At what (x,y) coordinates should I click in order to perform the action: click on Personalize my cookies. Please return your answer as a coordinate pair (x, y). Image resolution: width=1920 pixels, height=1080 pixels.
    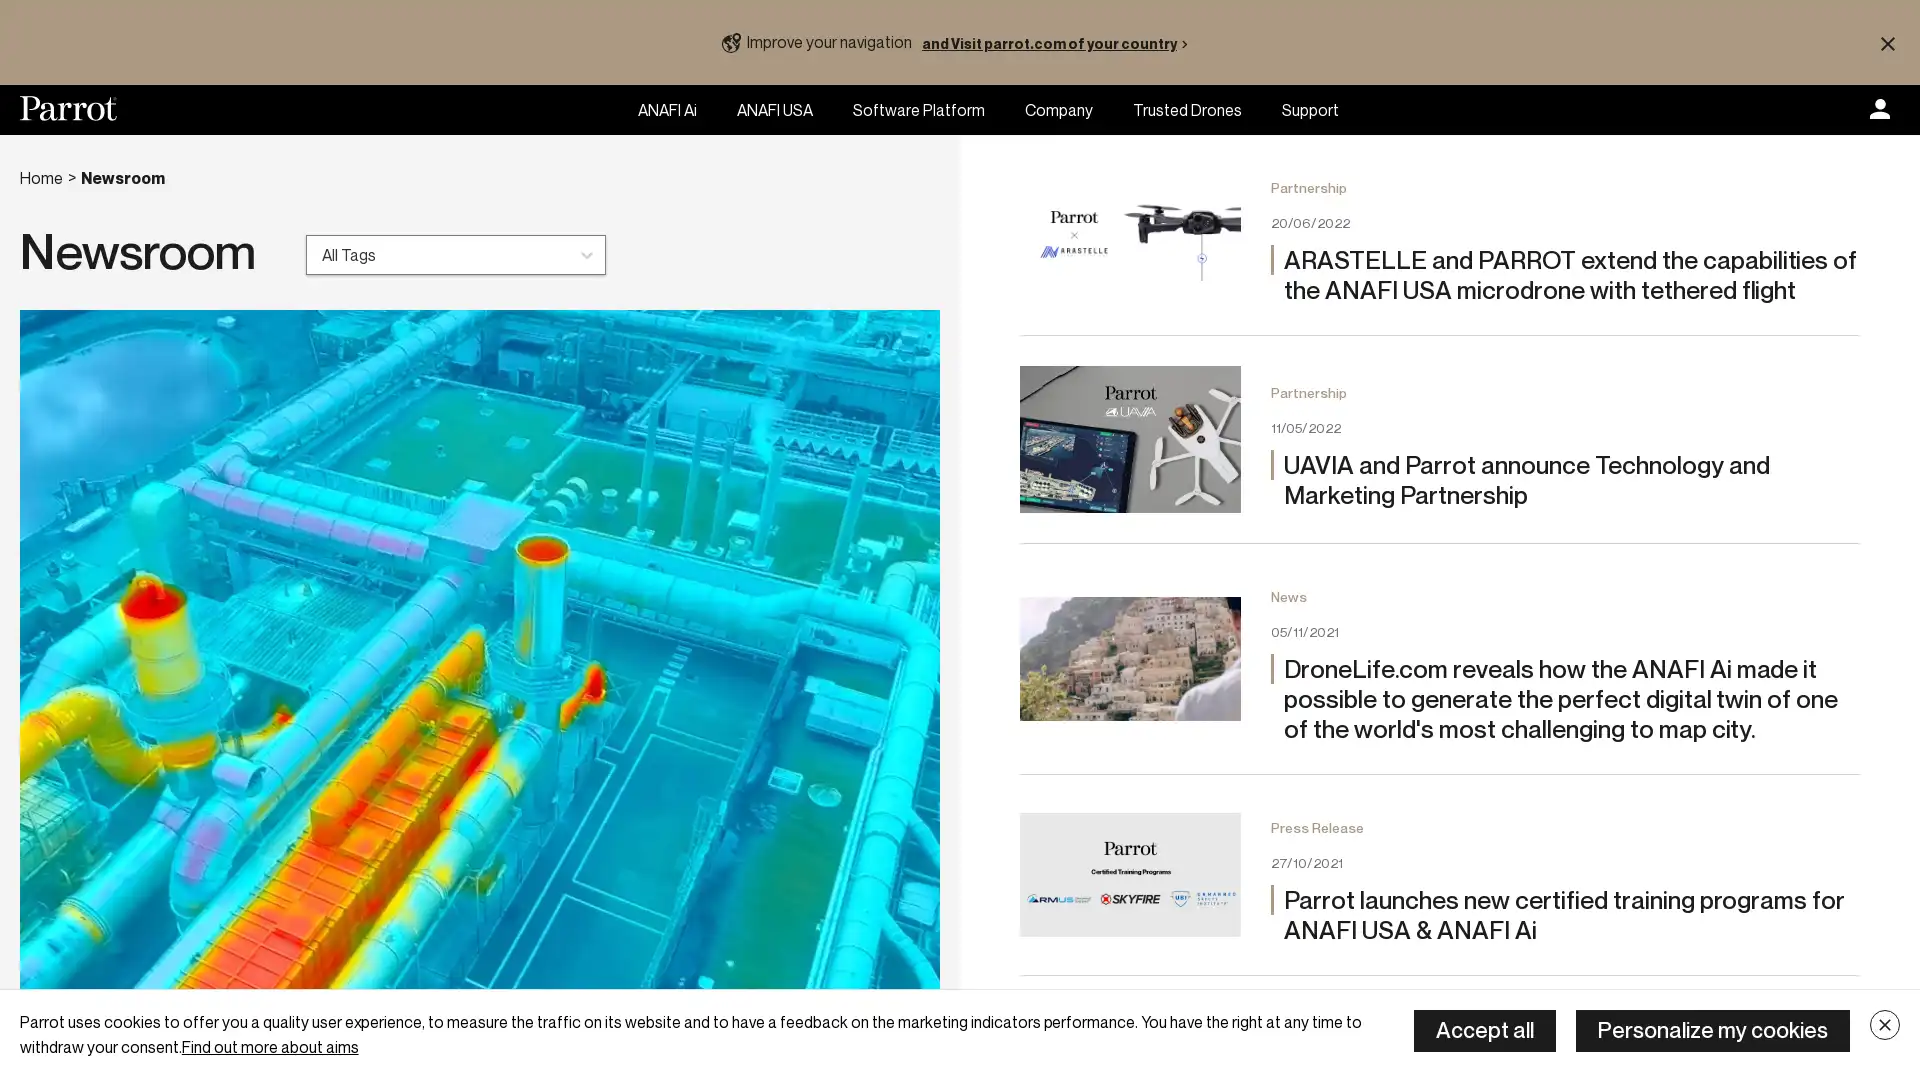
    Looking at the image, I should click on (1712, 1030).